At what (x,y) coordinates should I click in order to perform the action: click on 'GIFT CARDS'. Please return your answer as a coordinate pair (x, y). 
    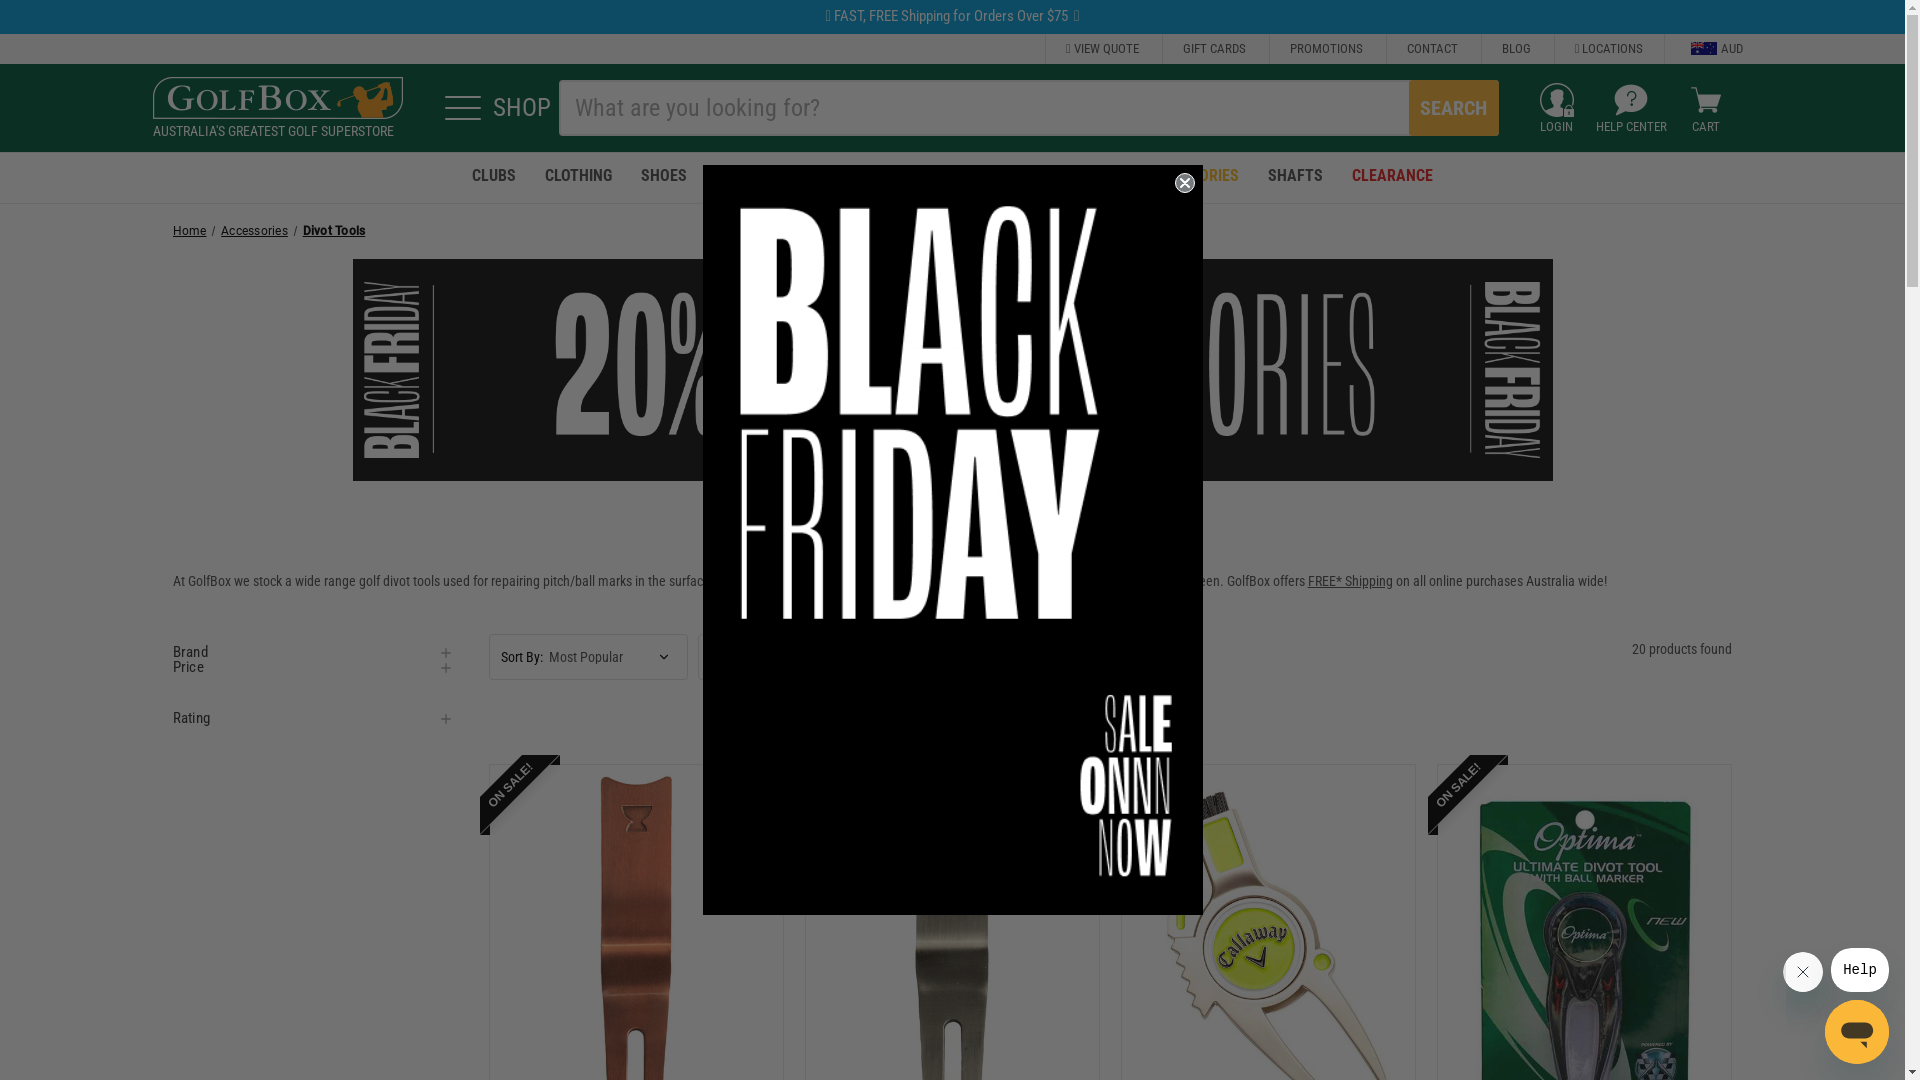
    Looking at the image, I should click on (1162, 48).